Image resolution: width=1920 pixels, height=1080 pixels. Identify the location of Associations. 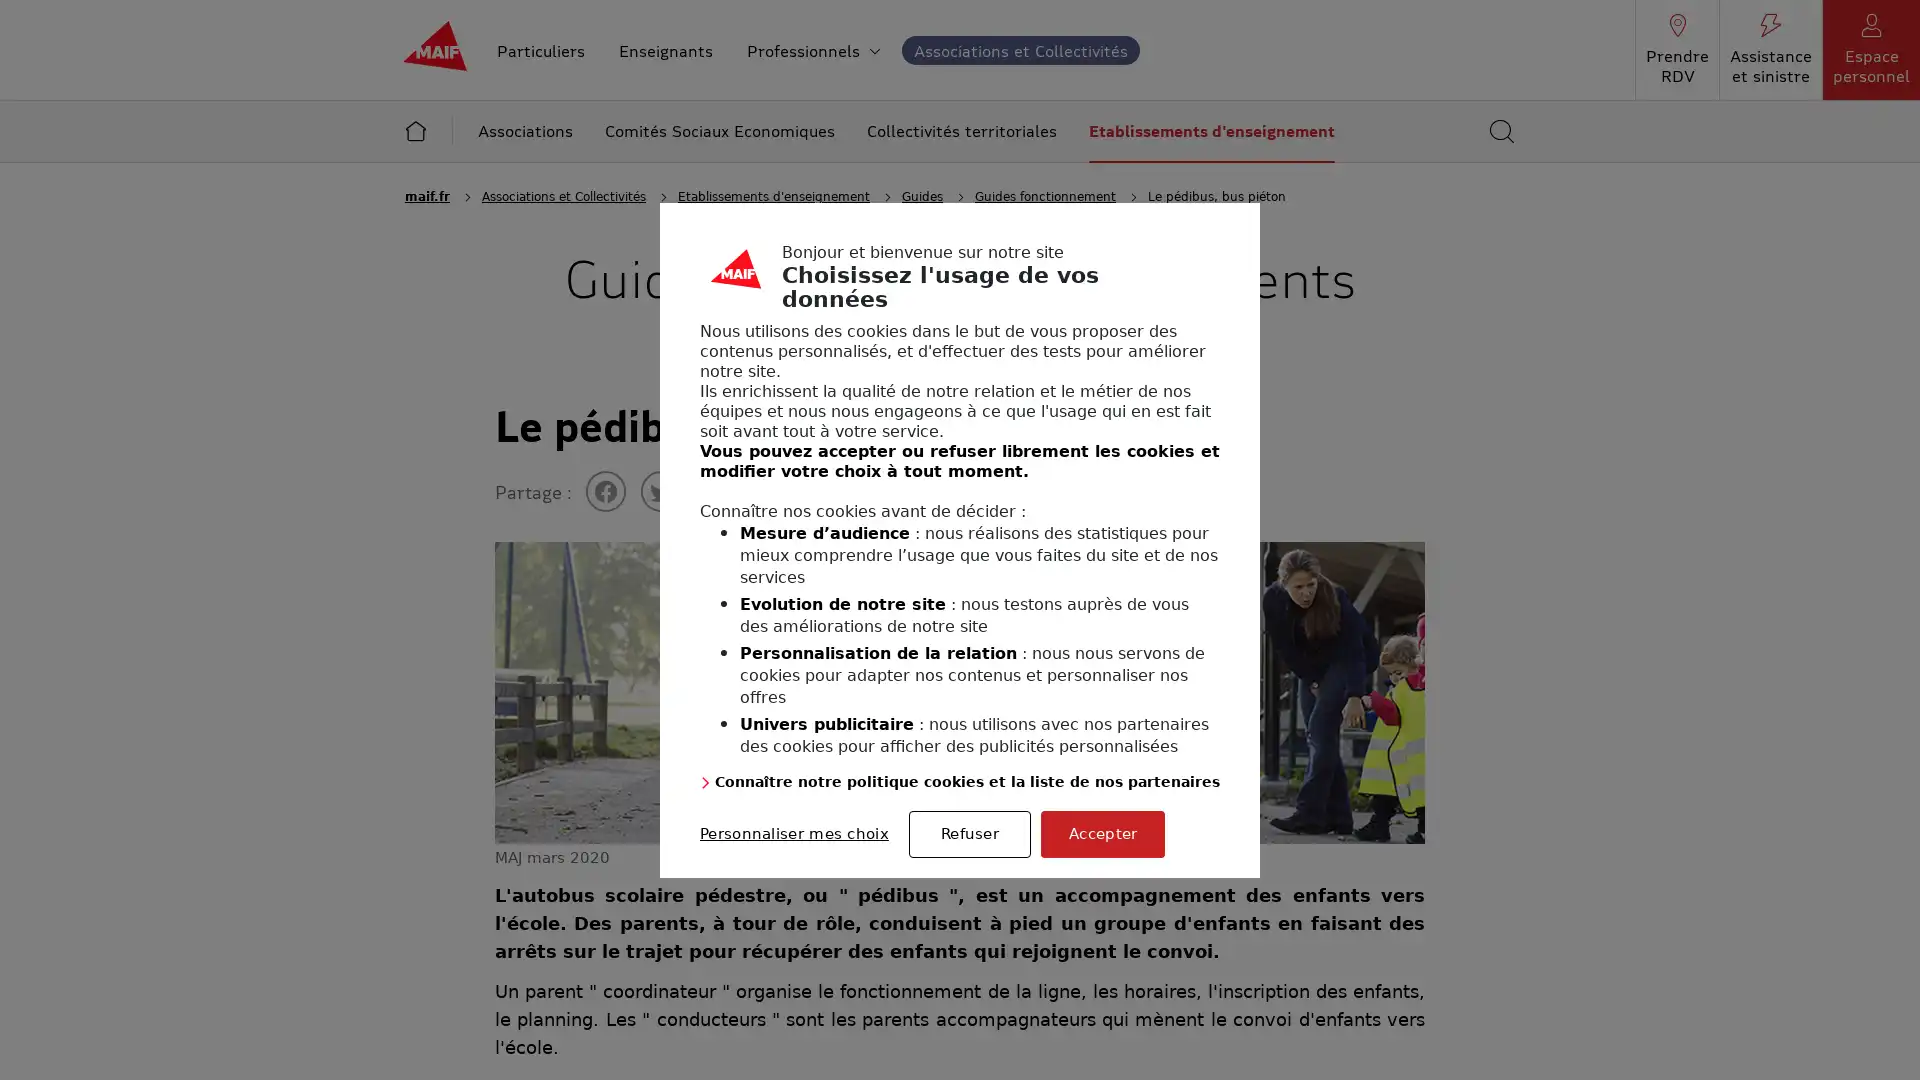
(525, 131).